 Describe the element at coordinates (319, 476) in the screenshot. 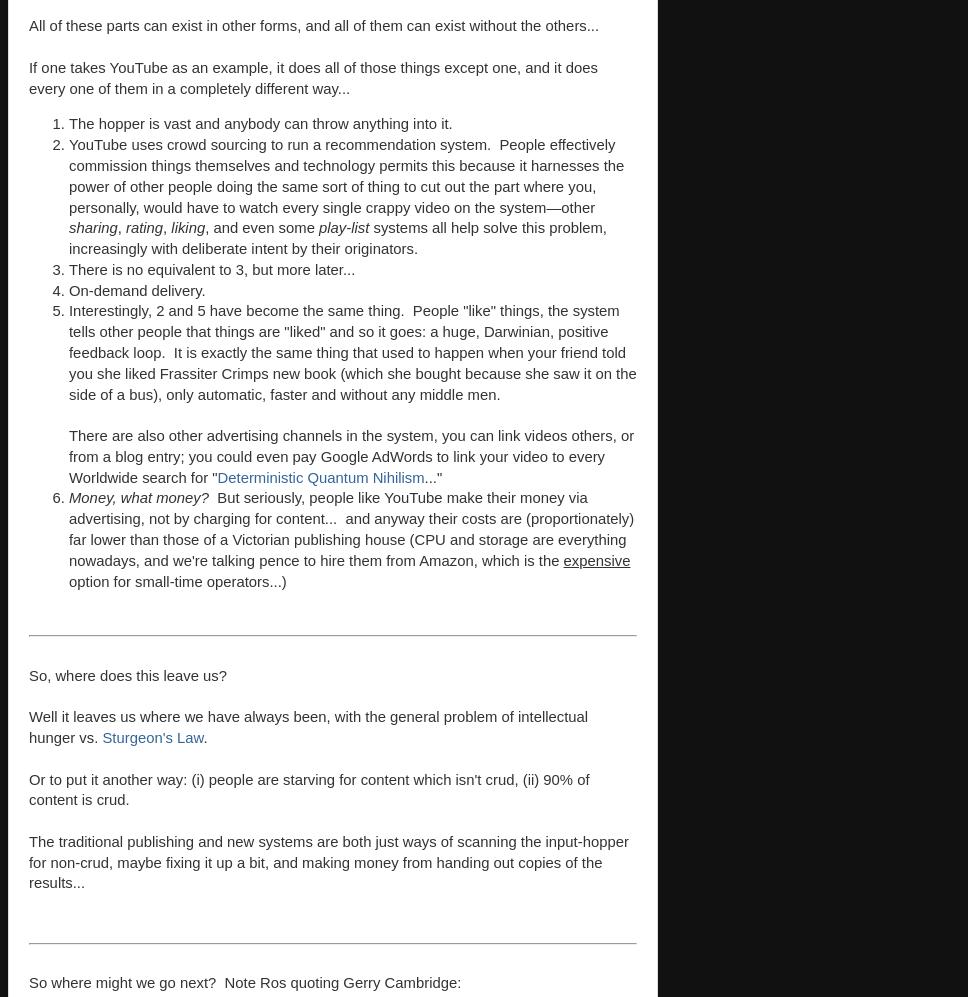

I see `'Deterministic Quantum Nihilism'` at that location.